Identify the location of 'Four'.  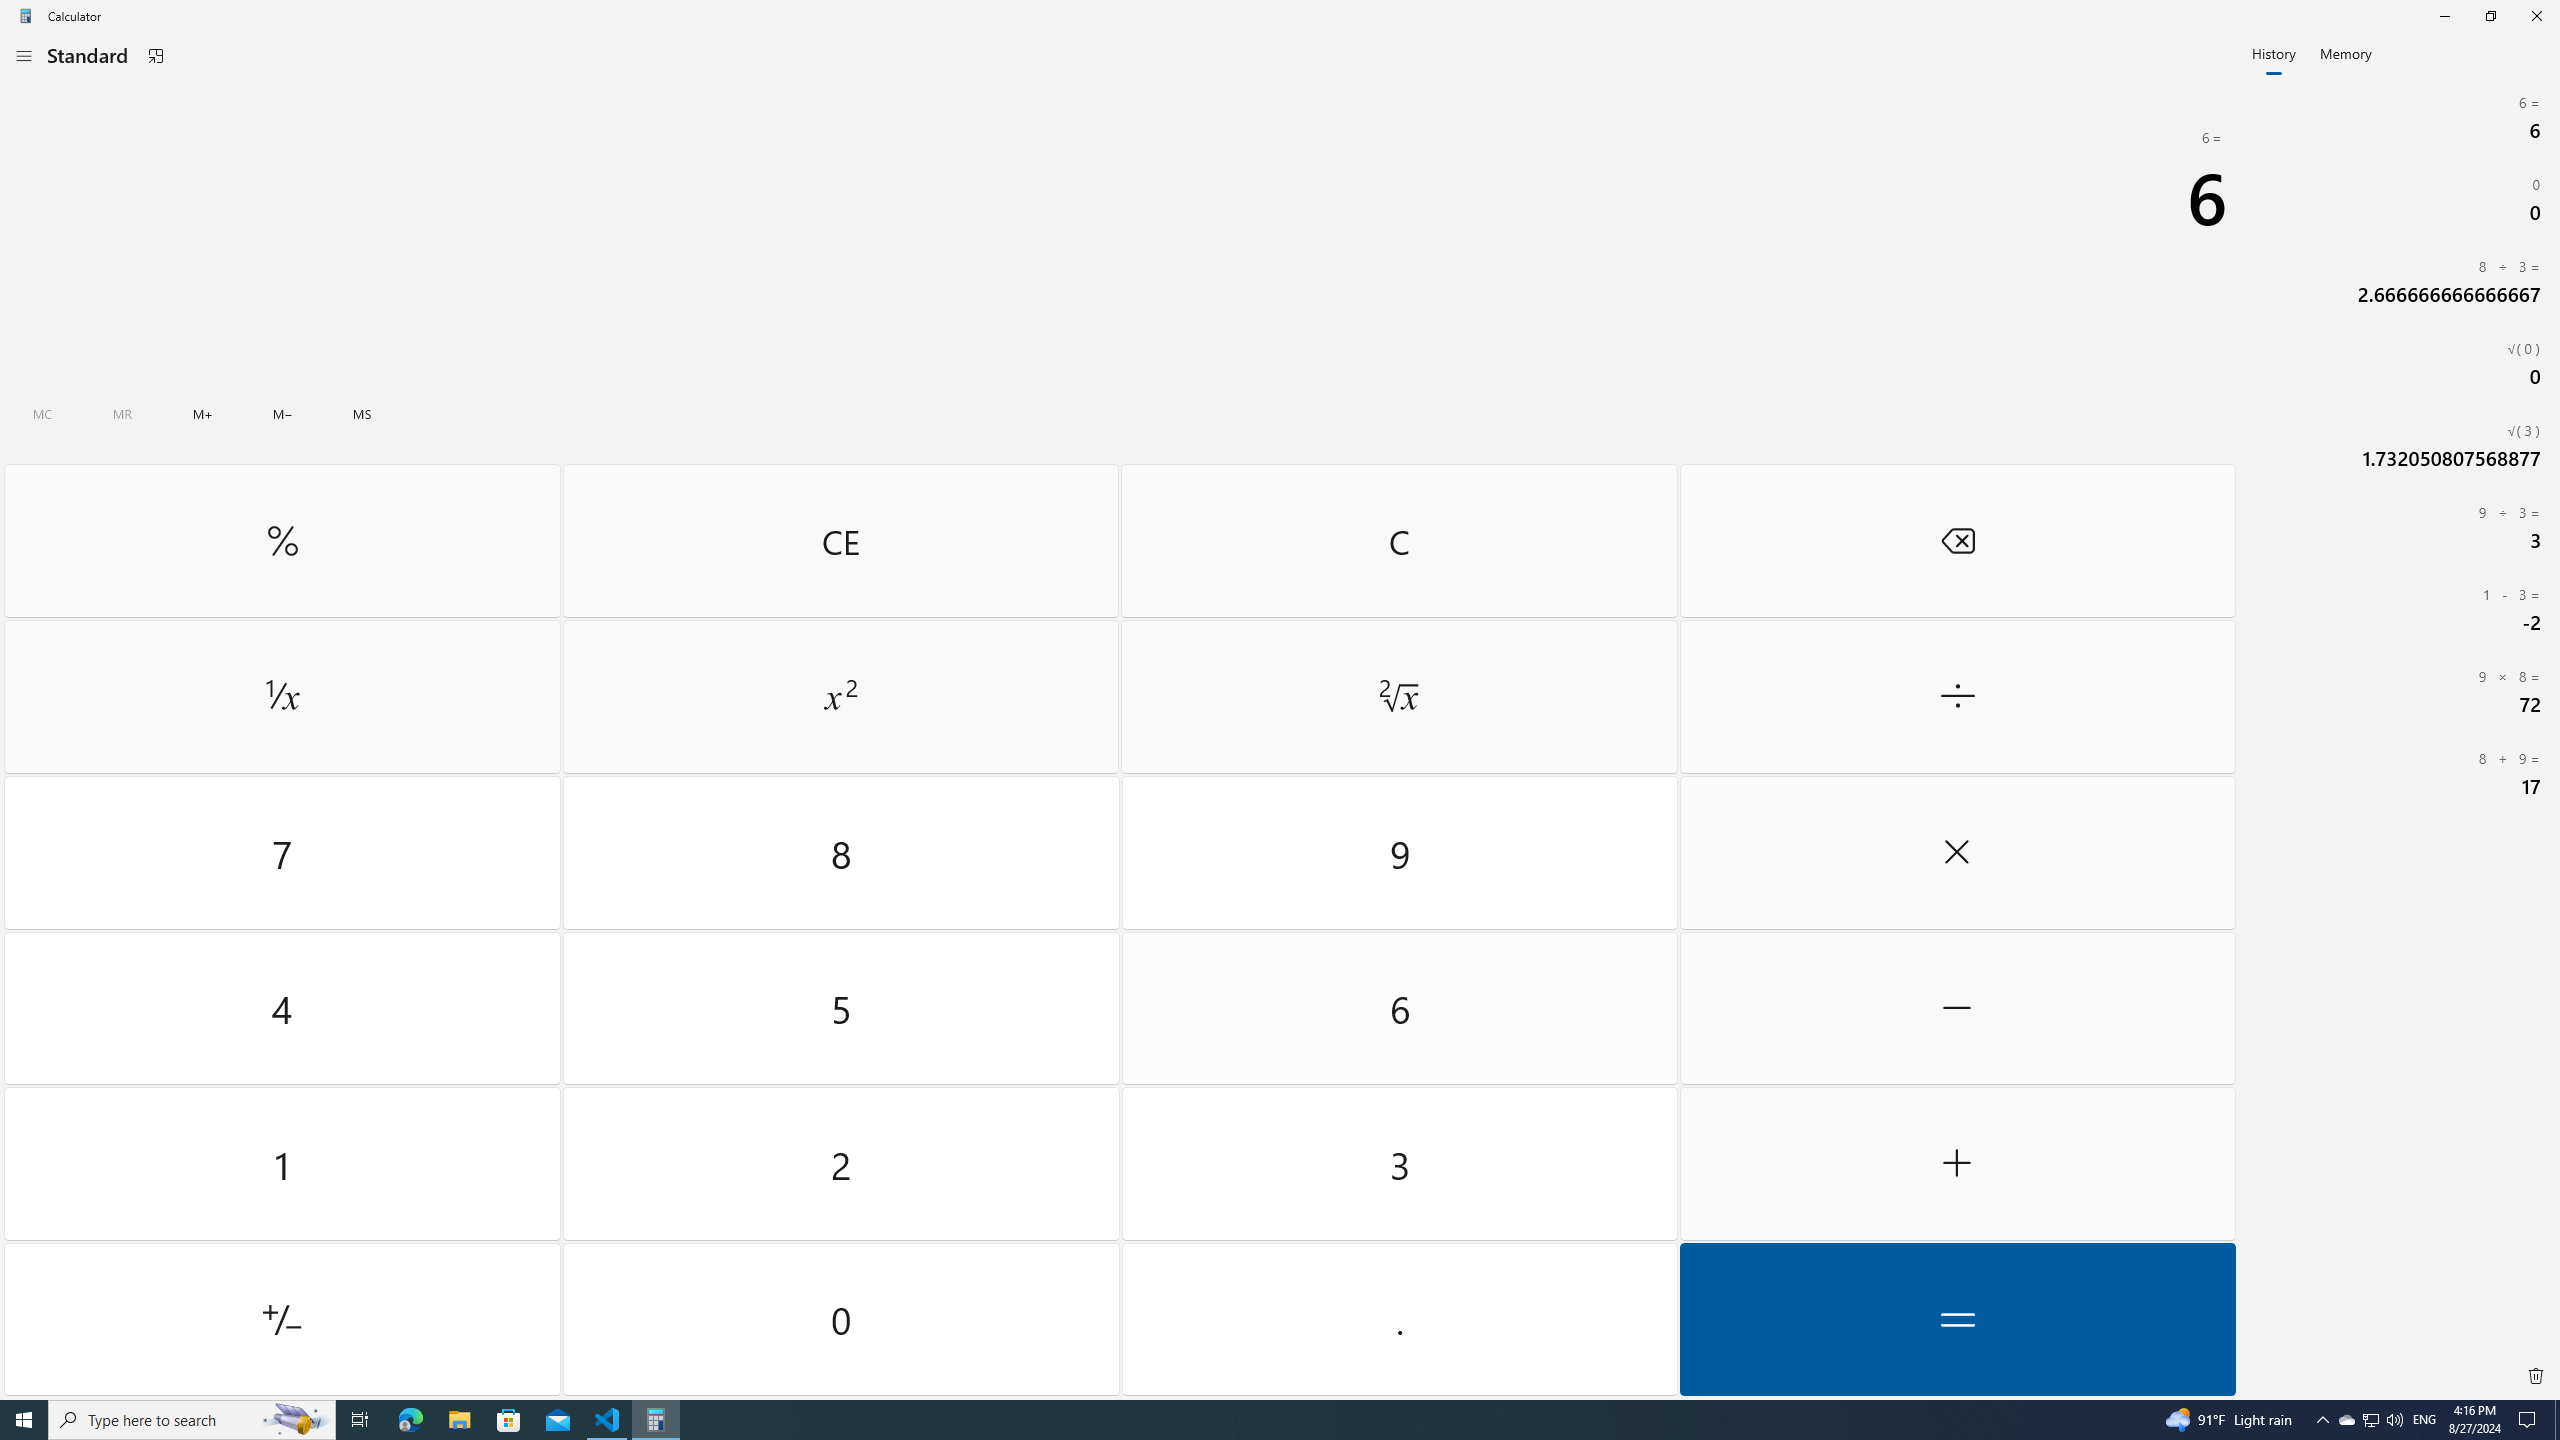
(281, 1007).